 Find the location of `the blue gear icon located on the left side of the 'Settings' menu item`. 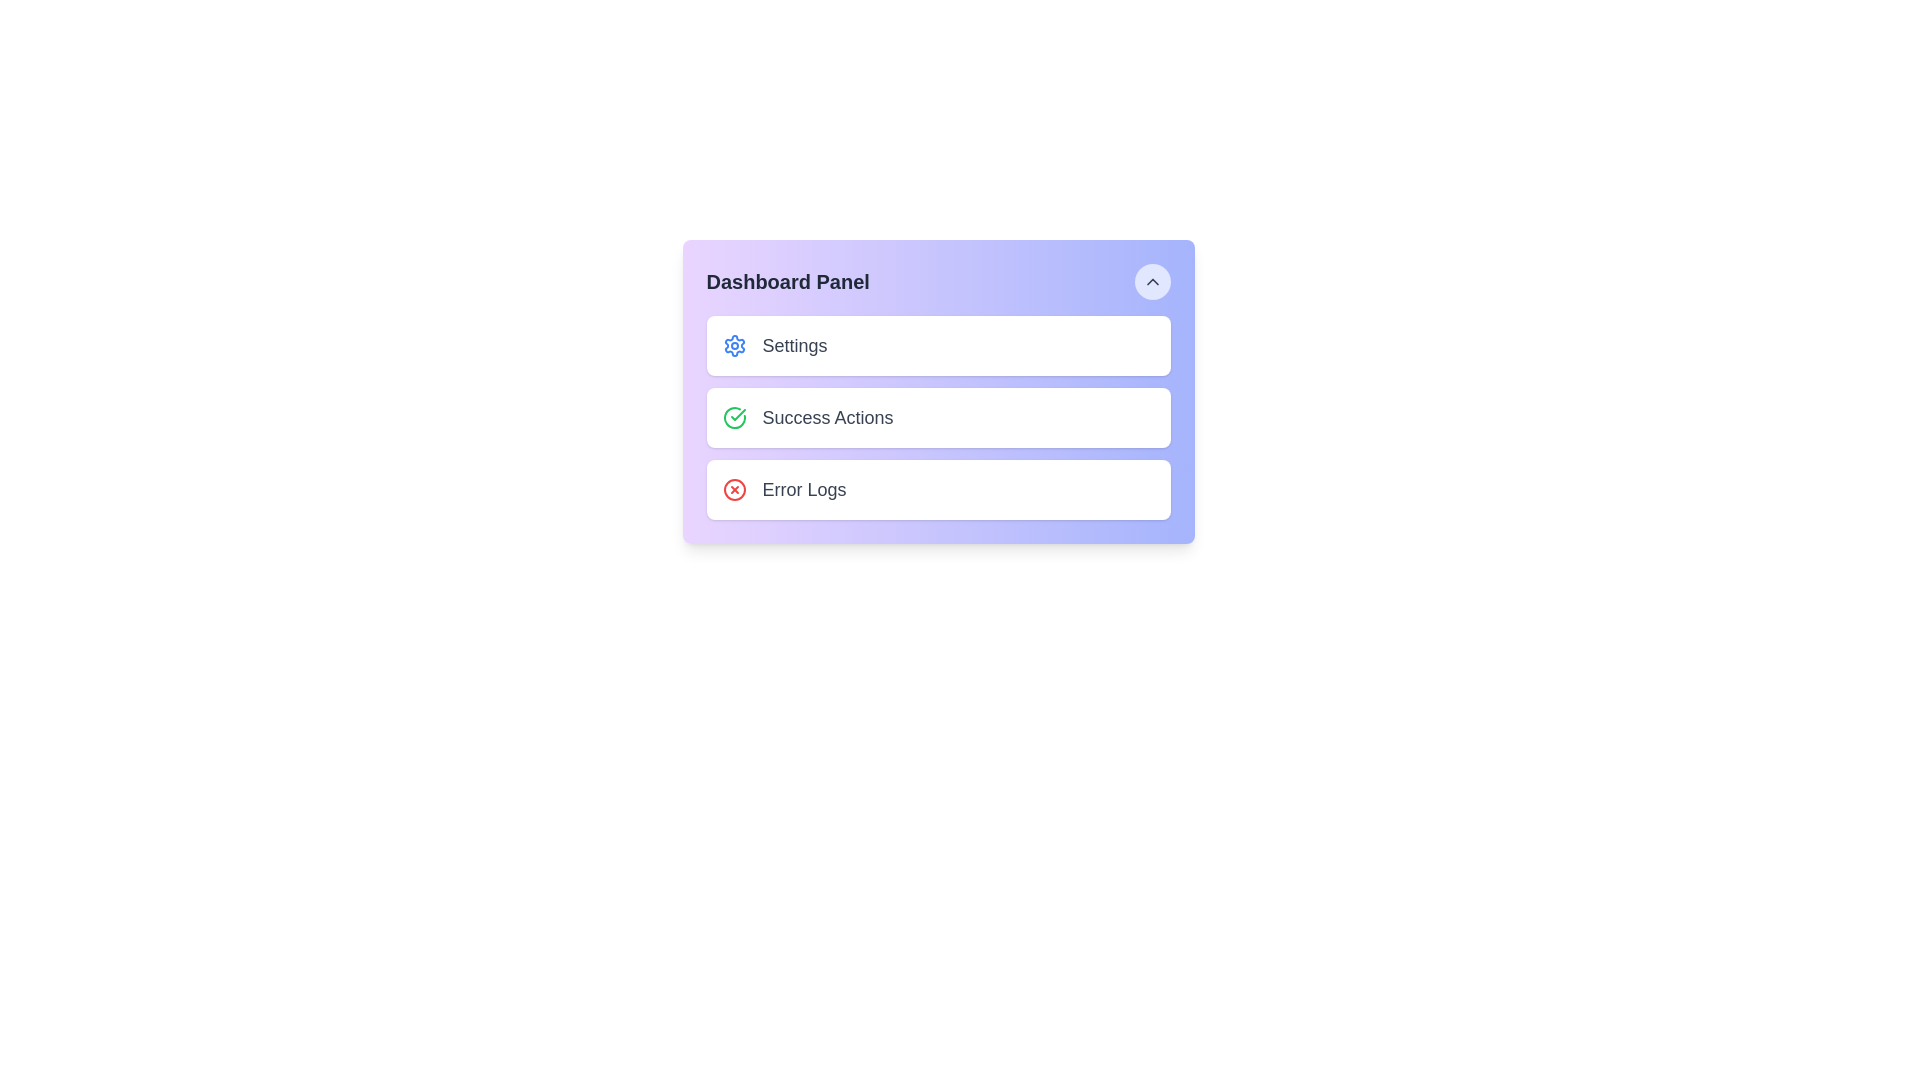

the blue gear icon located on the left side of the 'Settings' menu item is located at coordinates (733, 345).